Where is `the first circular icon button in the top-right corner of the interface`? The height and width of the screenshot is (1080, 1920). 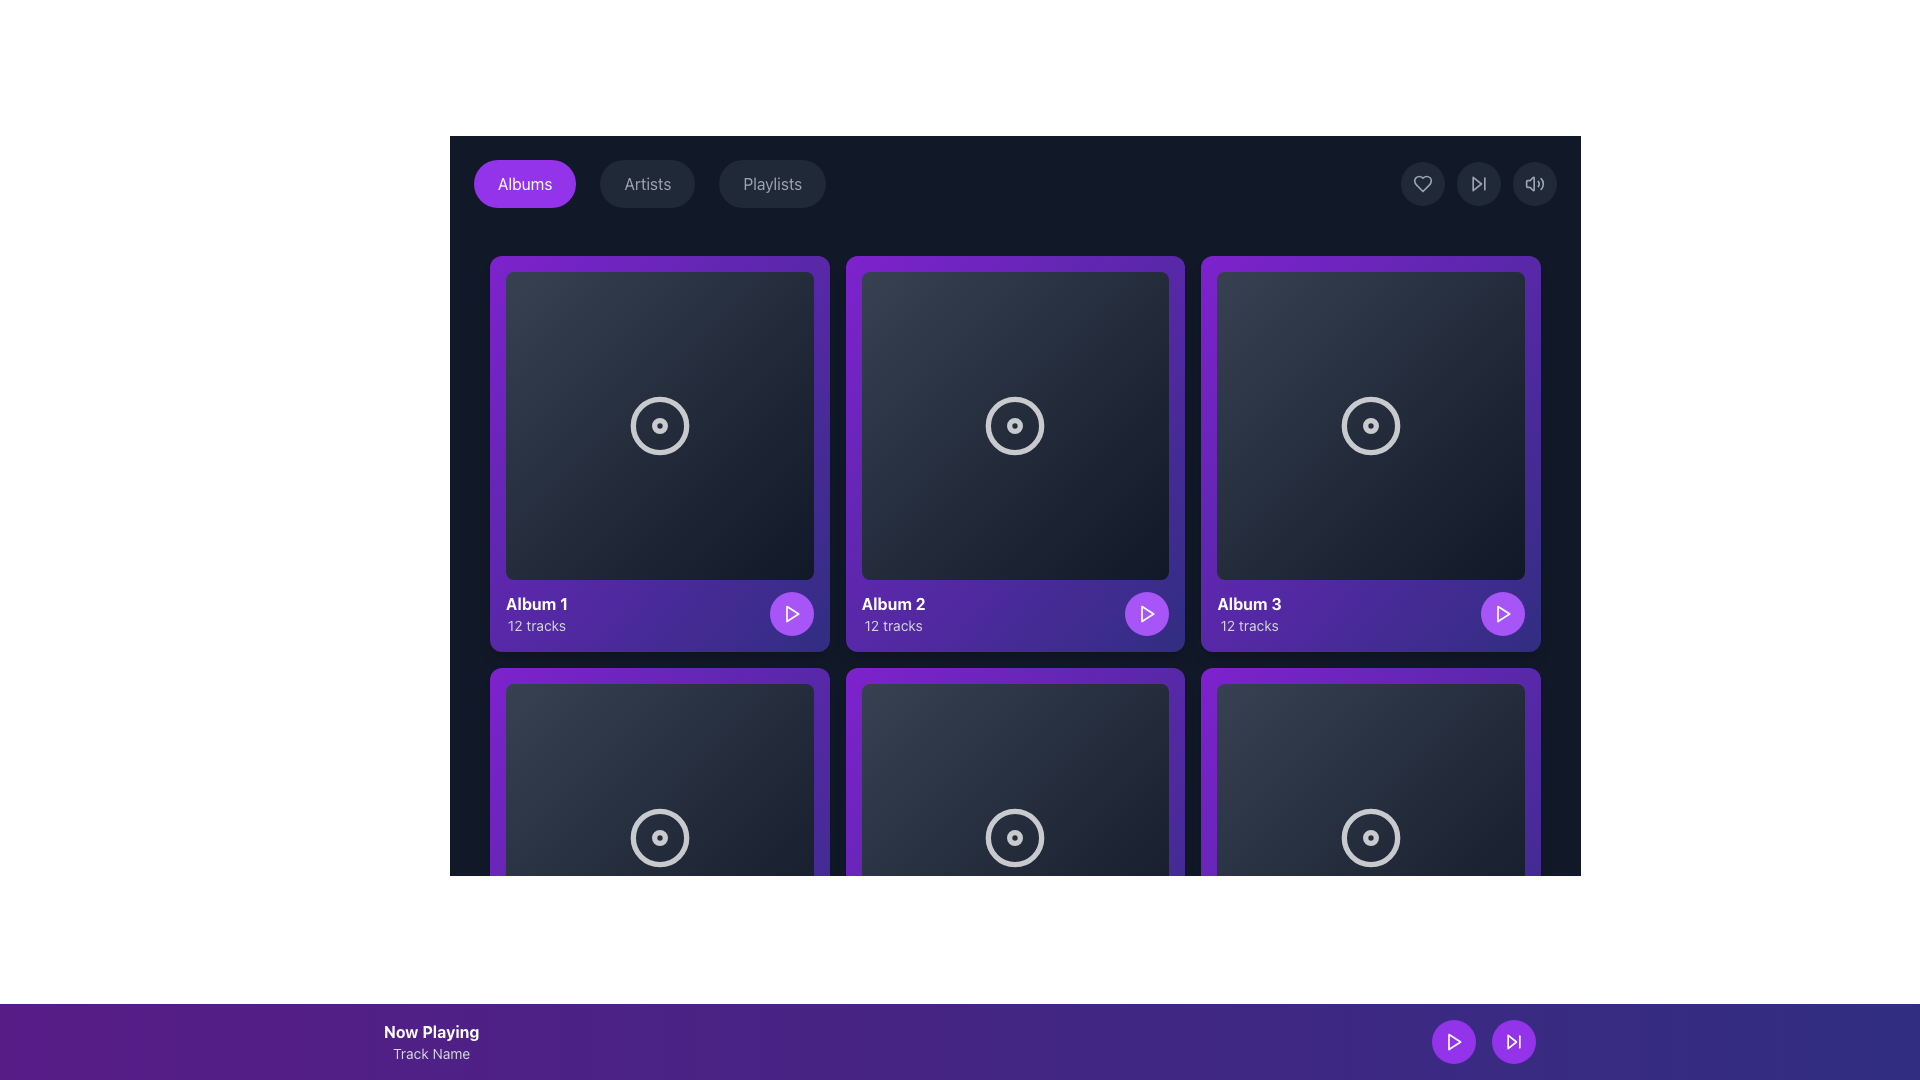 the first circular icon button in the top-right corner of the interface is located at coordinates (1421, 184).